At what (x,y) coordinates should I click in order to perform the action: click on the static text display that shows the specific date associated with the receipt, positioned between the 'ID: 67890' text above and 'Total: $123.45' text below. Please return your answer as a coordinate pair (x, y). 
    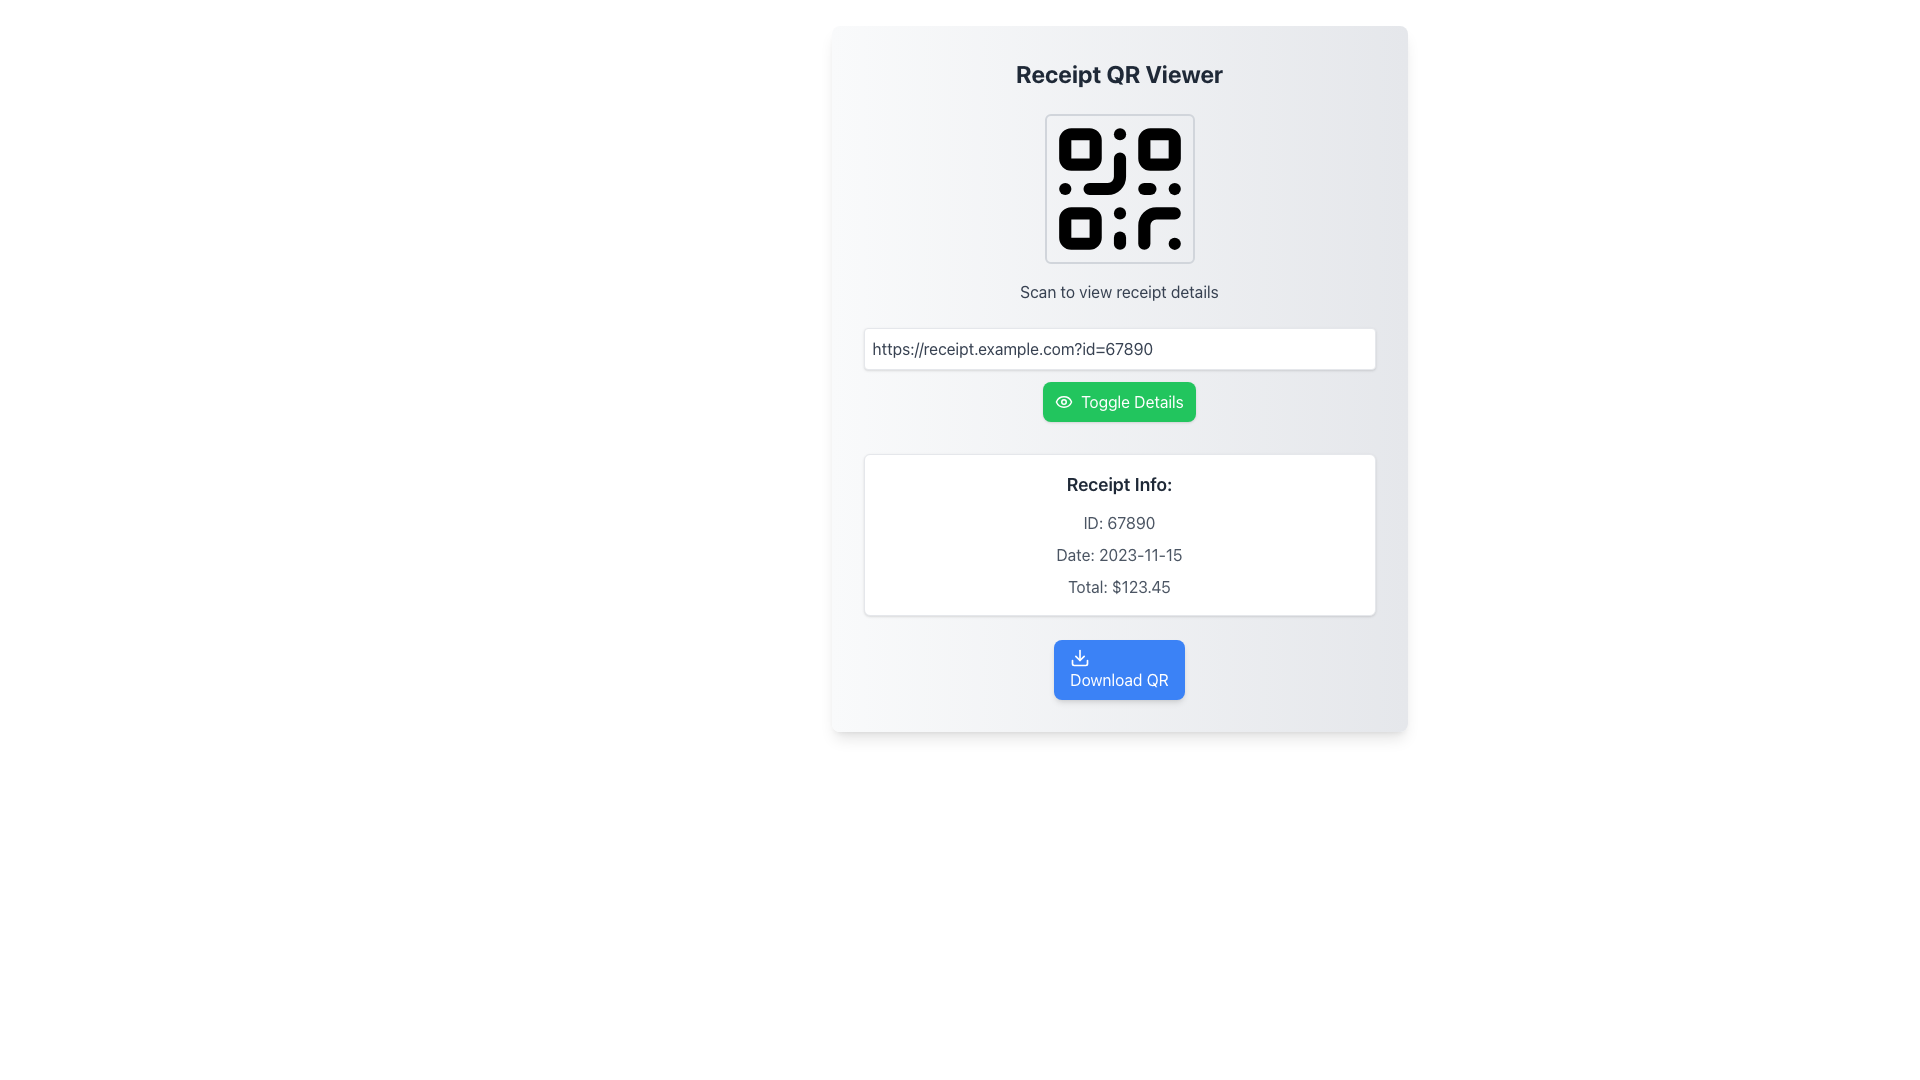
    Looking at the image, I should click on (1118, 555).